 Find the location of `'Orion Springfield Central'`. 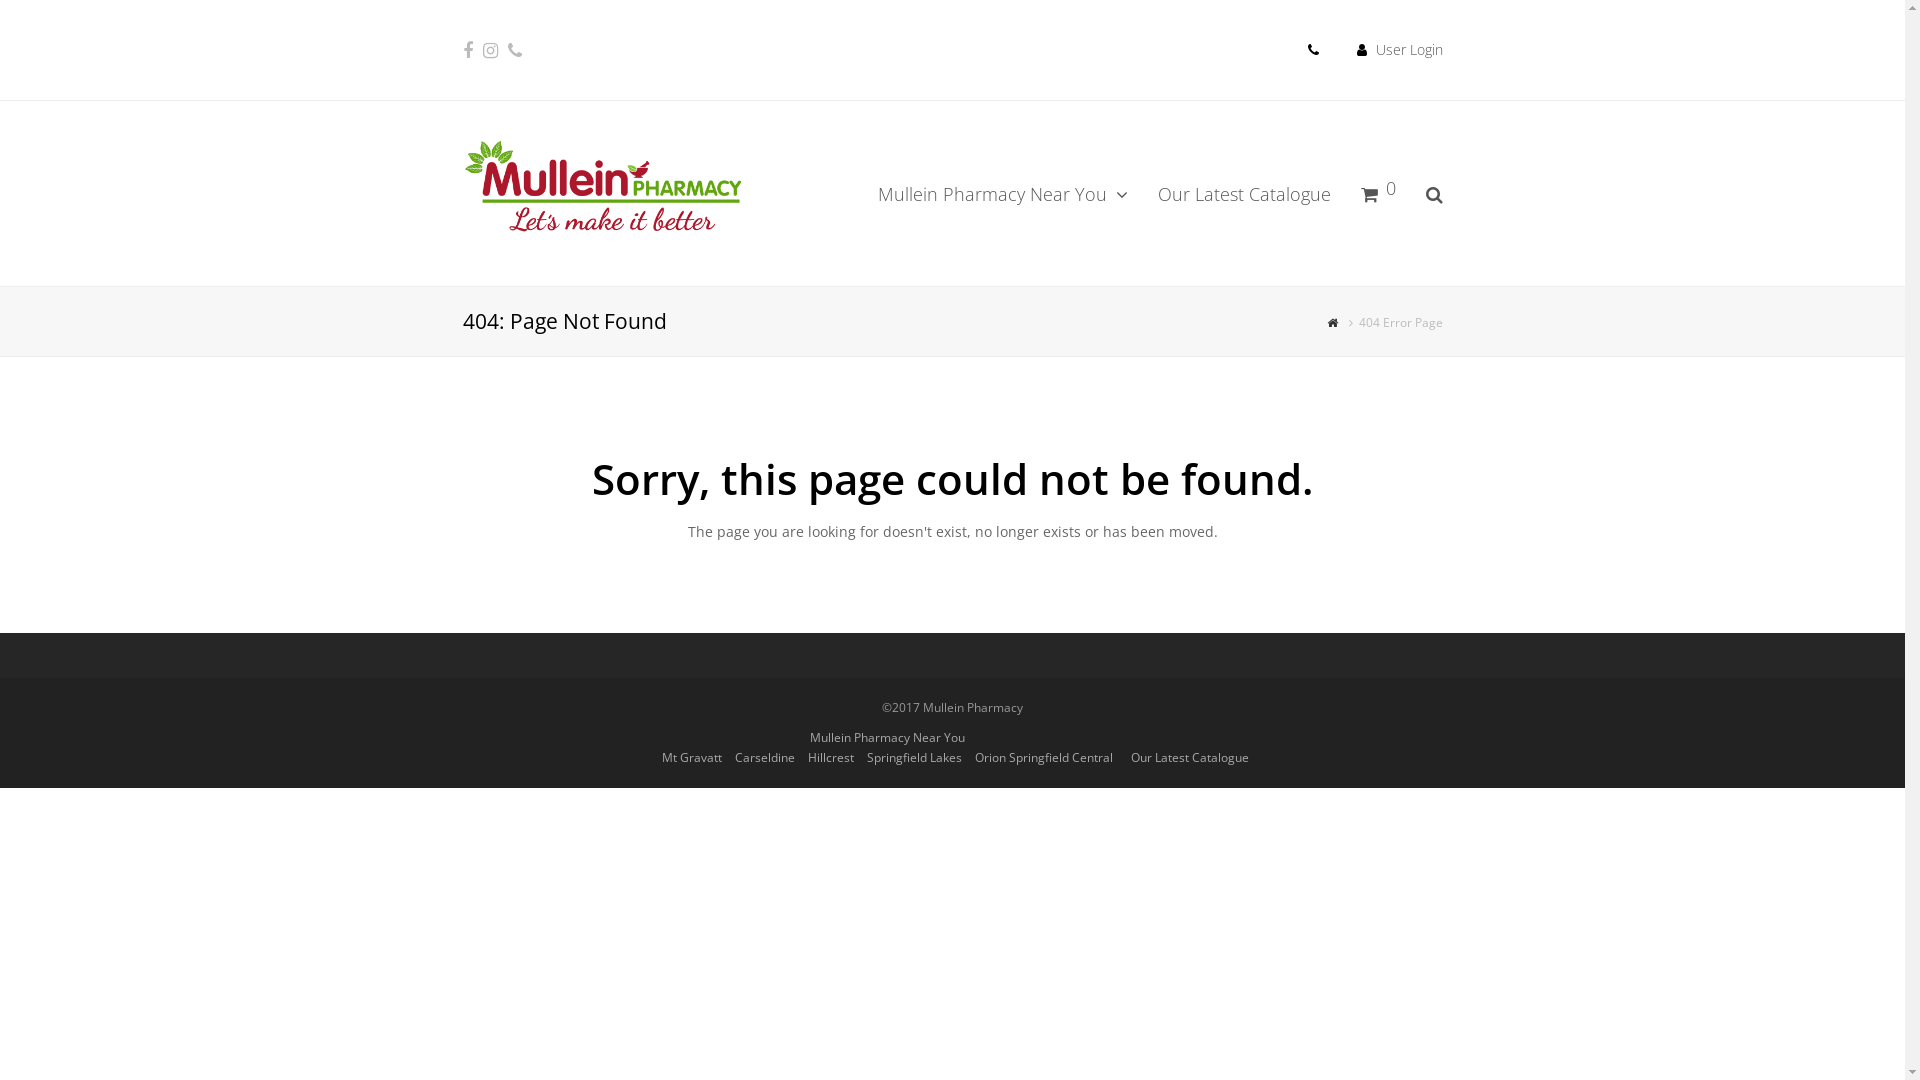

'Orion Springfield Central' is located at coordinates (1041, 757).